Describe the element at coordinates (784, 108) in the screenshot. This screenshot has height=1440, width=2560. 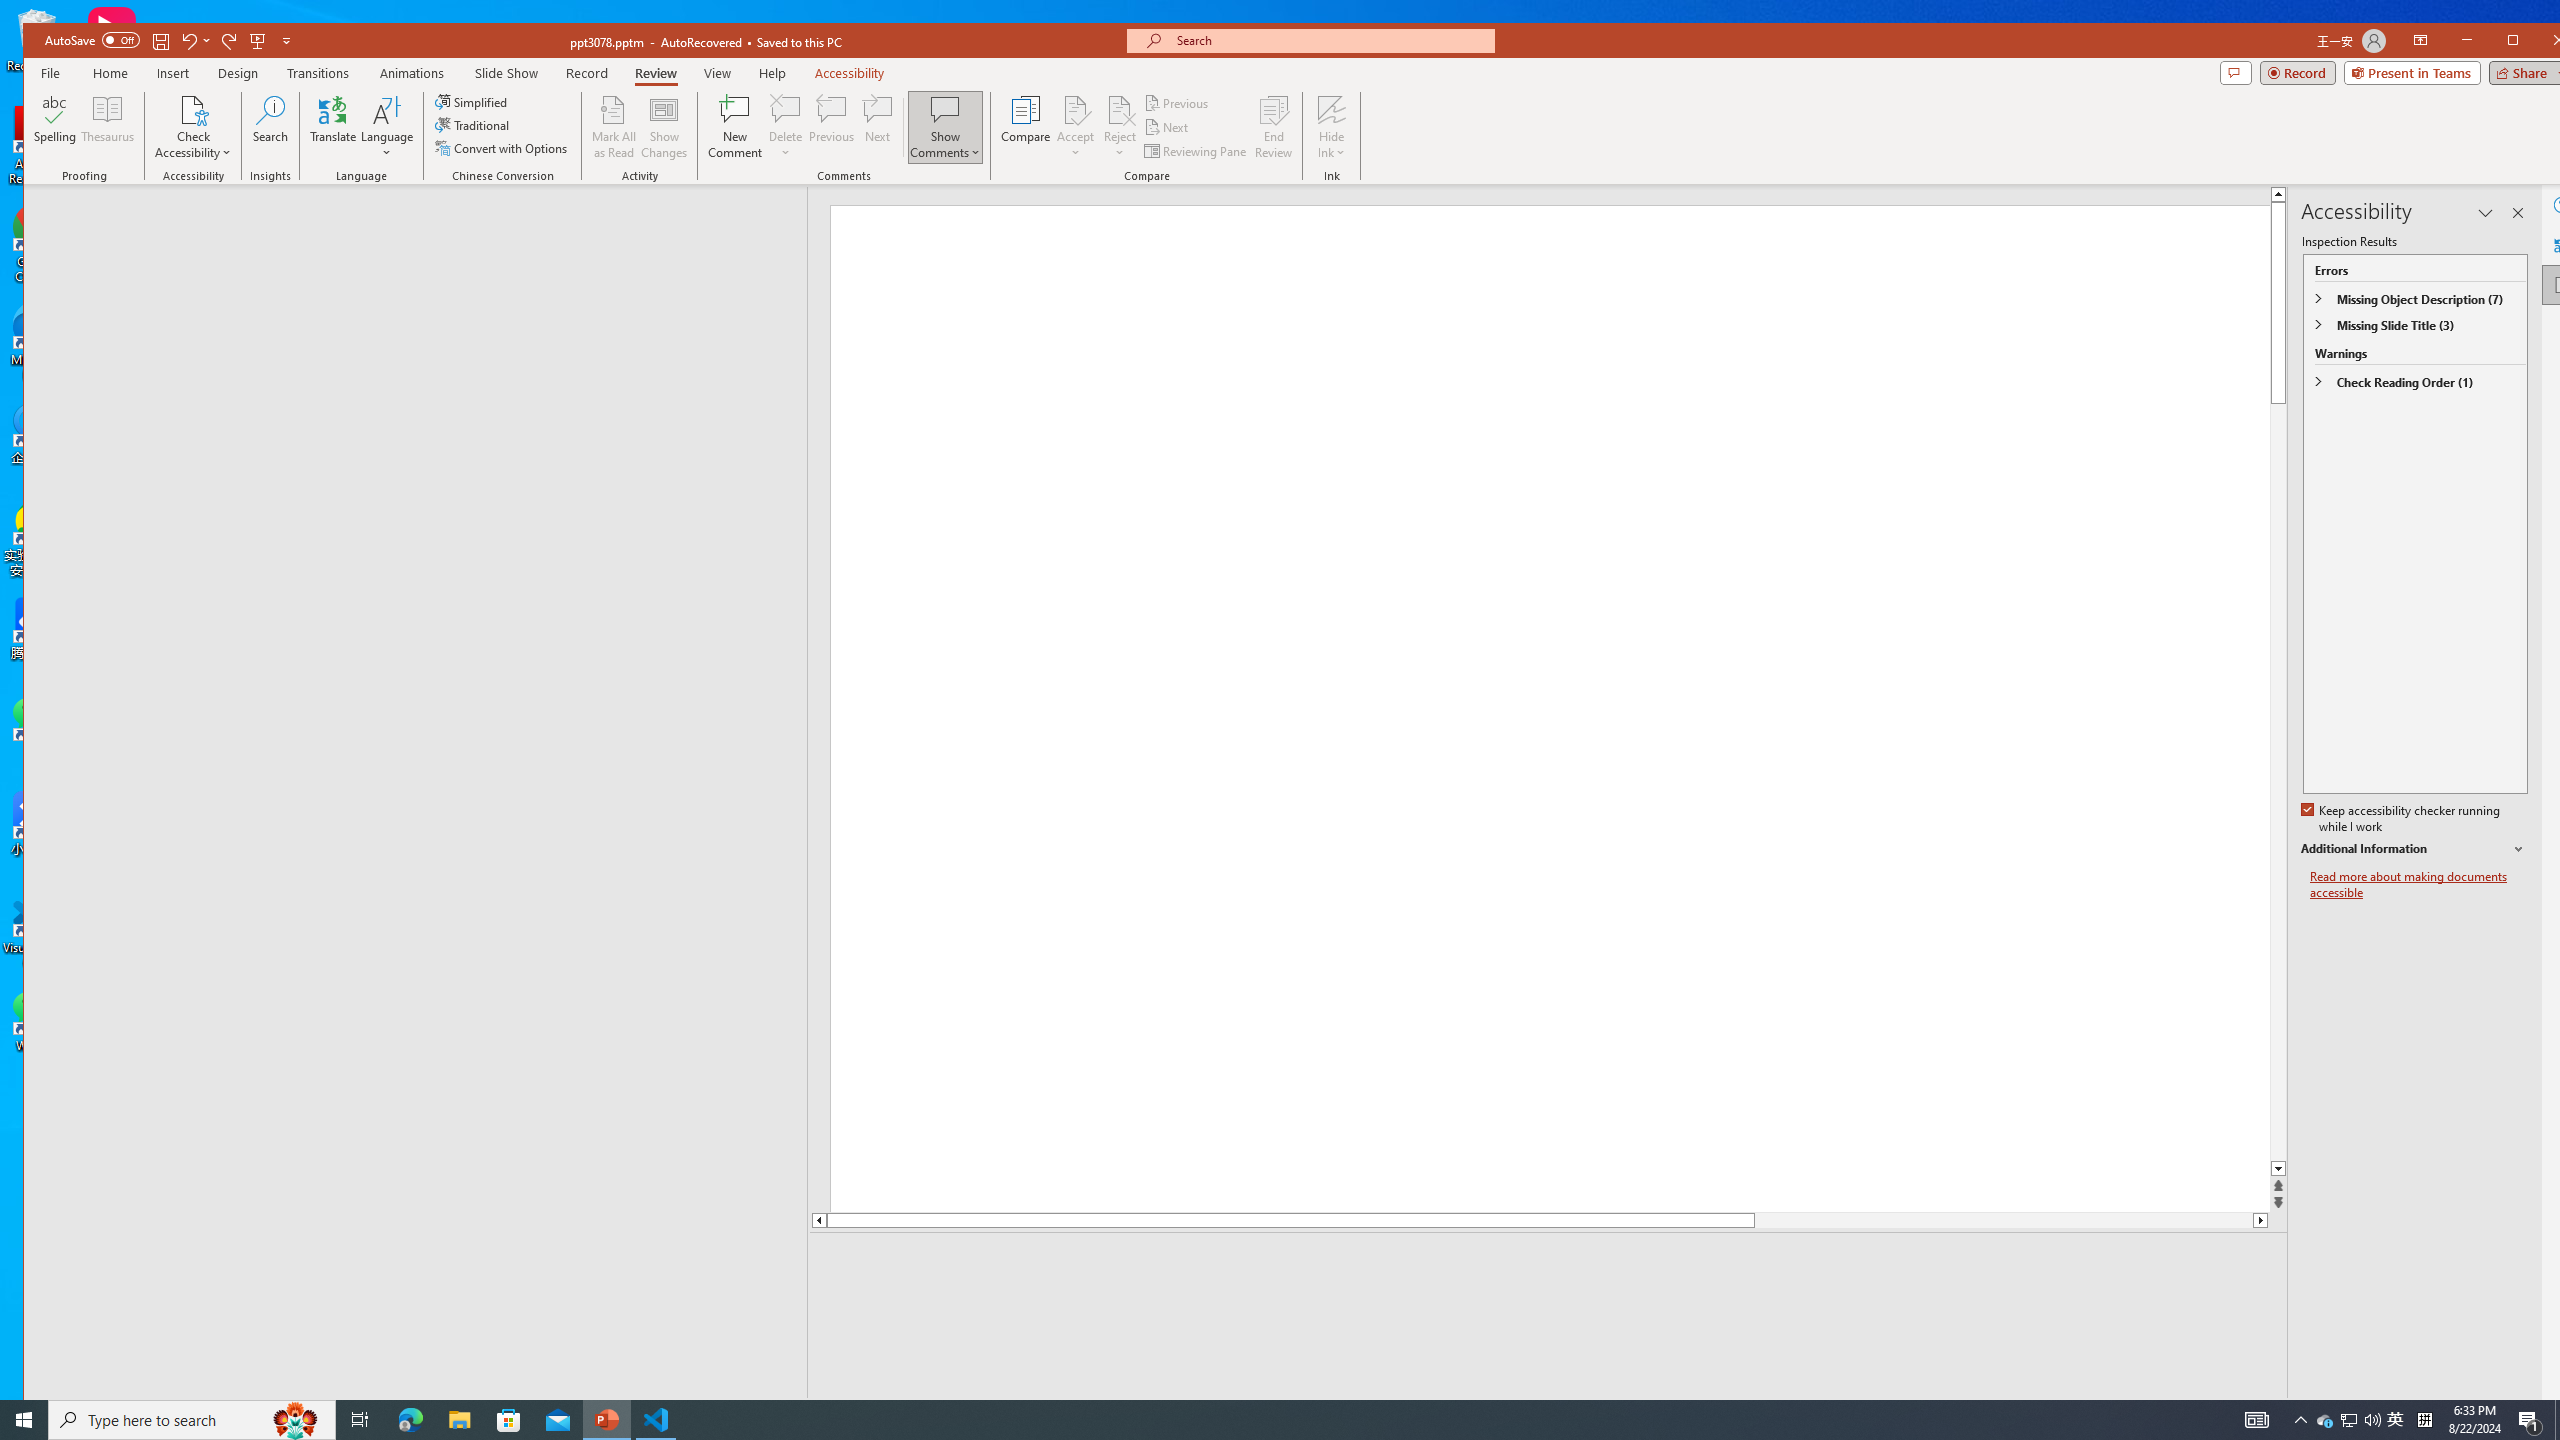
I see `'Delete'` at that location.